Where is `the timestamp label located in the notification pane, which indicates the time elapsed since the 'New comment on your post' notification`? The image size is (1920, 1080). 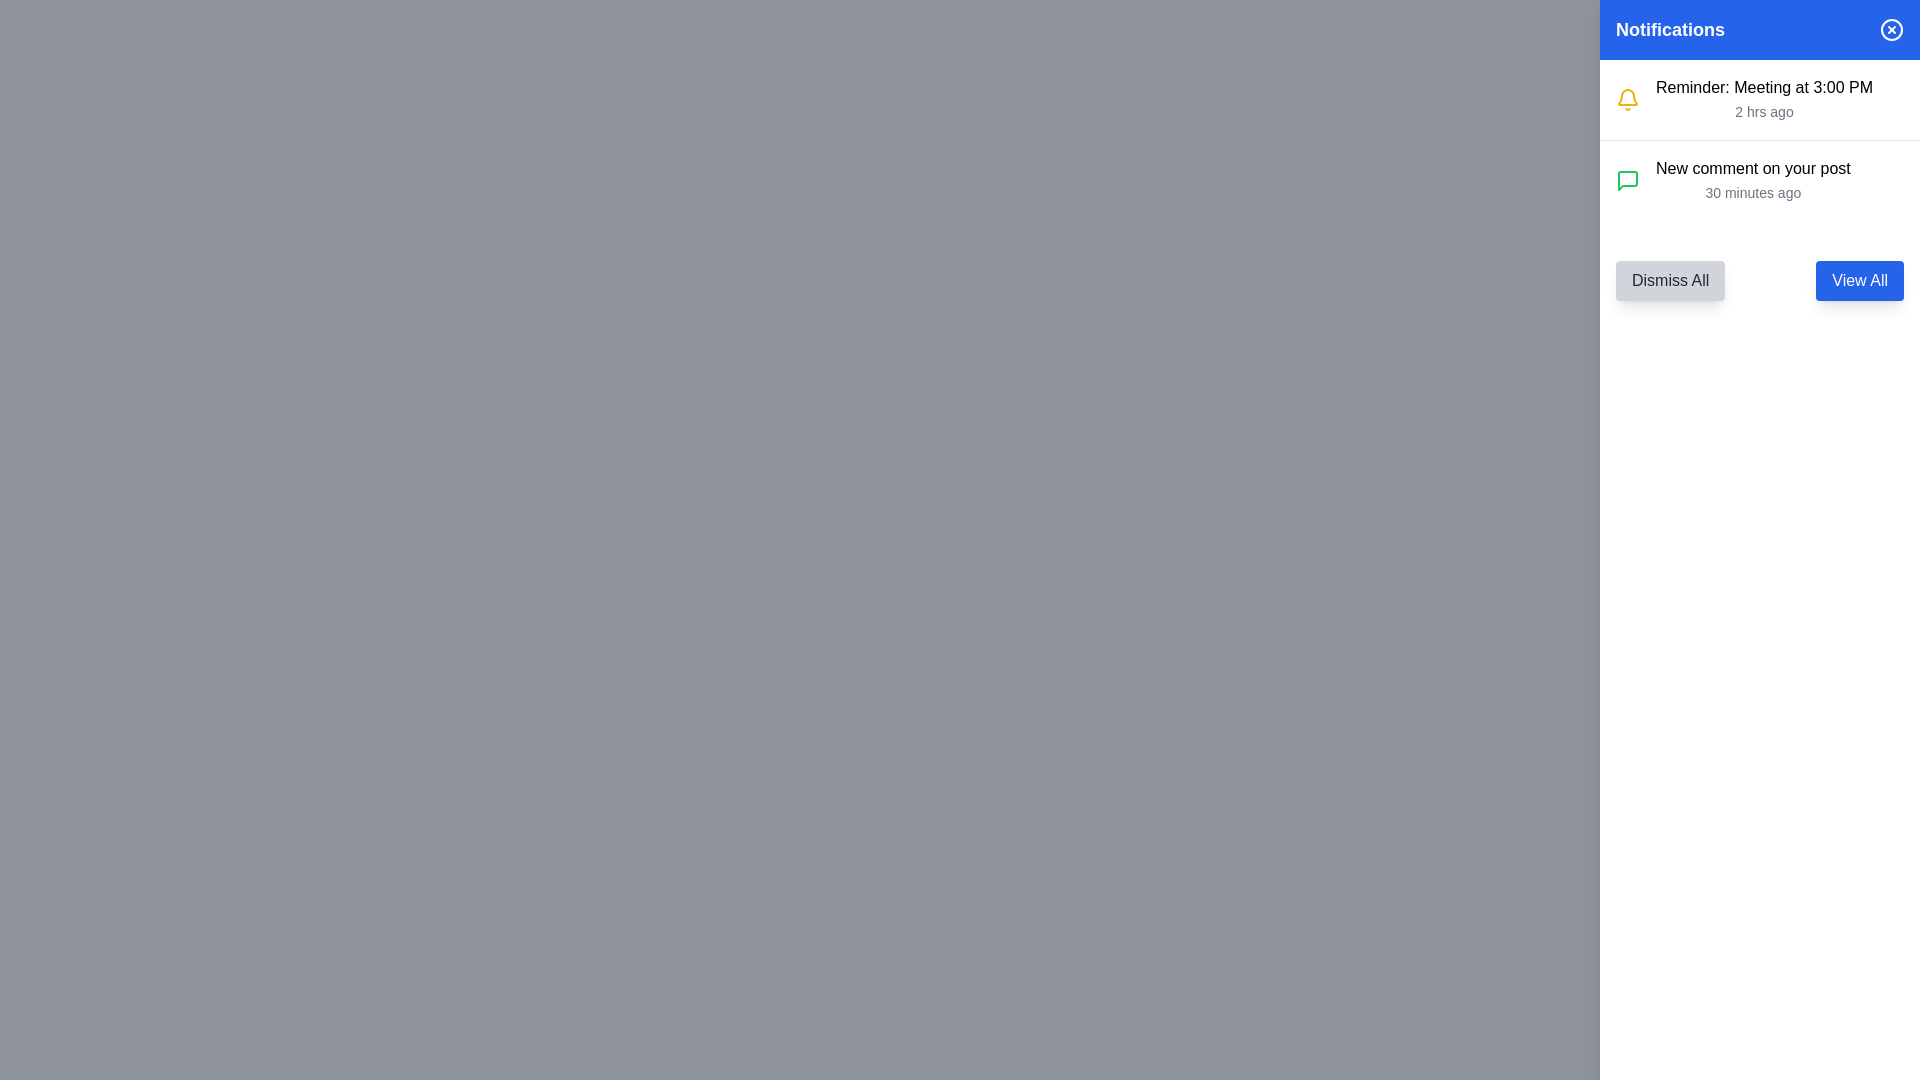 the timestamp label located in the notification pane, which indicates the time elapsed since the 'New comment on your post' notification is located at coordinates (1752, 192).